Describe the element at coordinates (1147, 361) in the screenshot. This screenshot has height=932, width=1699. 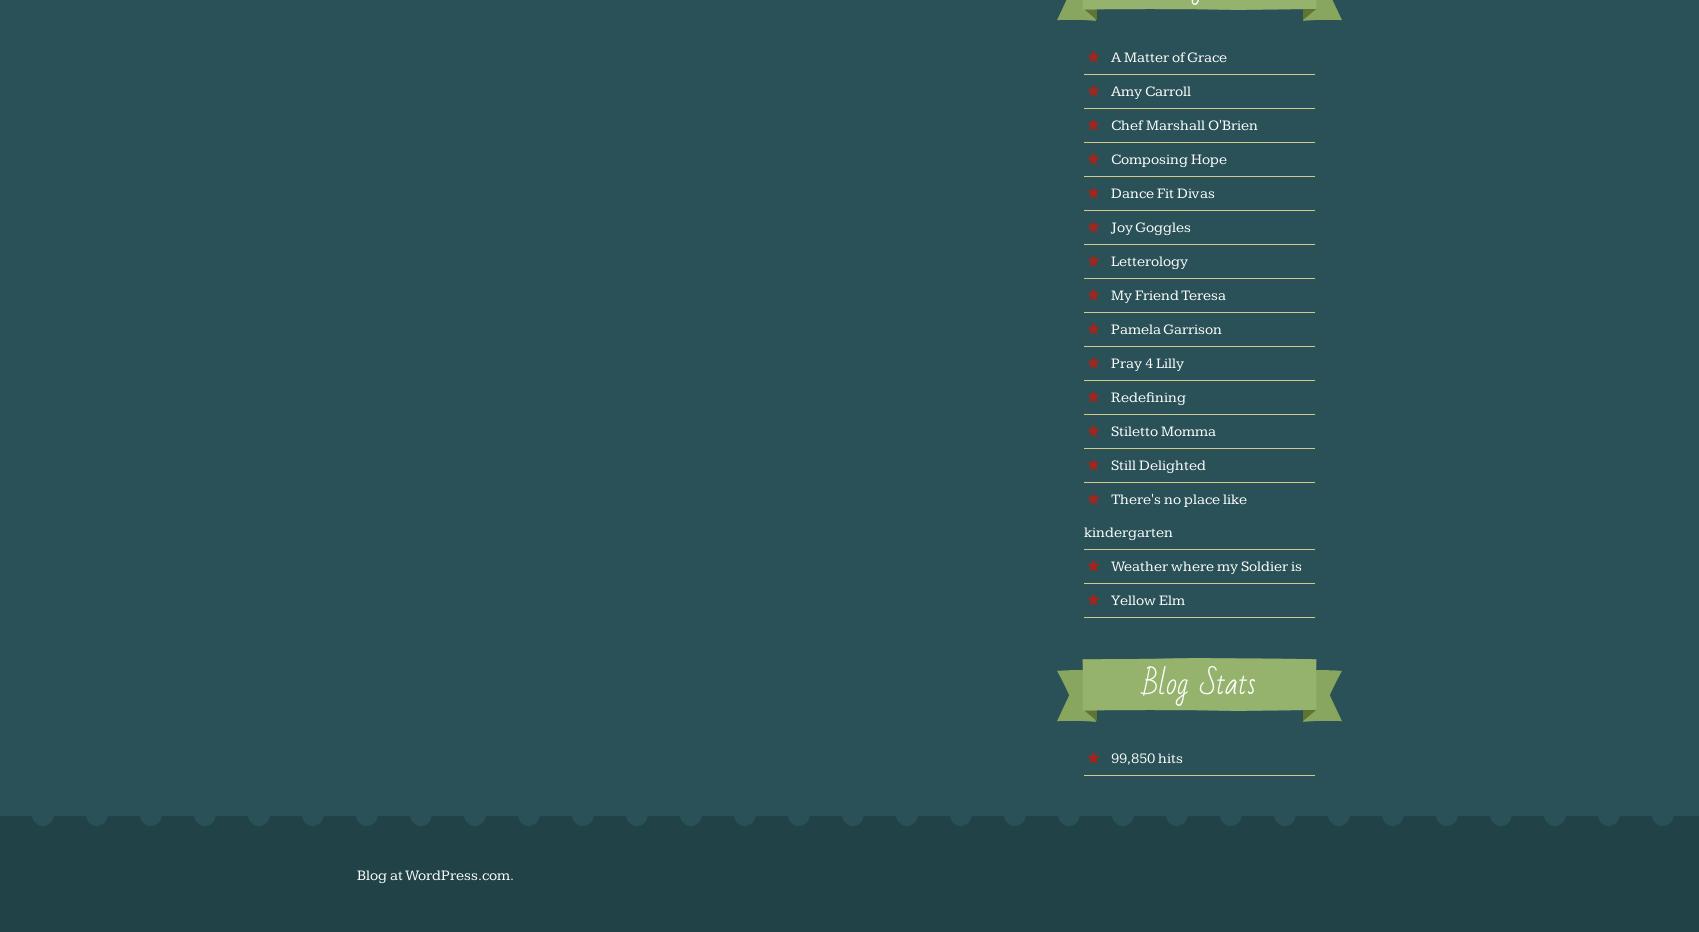
I see `'Pray 4 Lilly'` at that location.